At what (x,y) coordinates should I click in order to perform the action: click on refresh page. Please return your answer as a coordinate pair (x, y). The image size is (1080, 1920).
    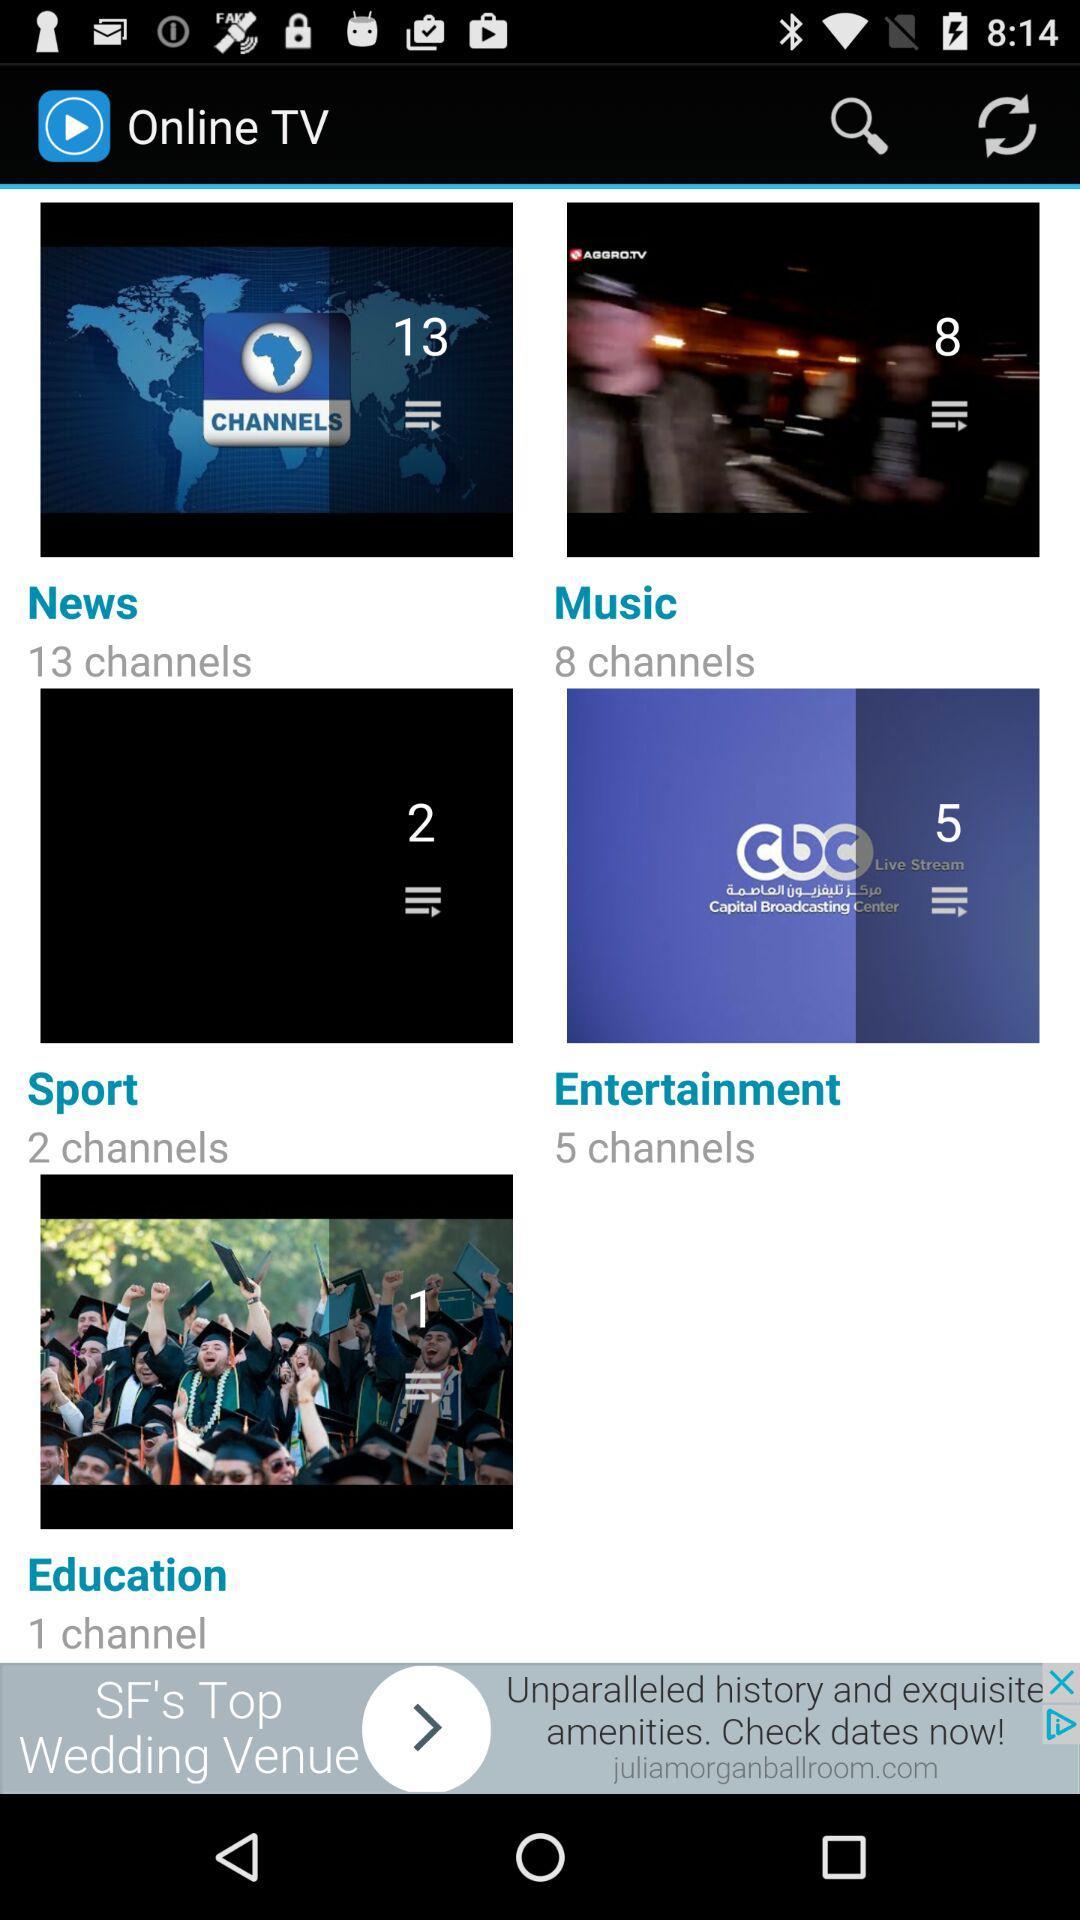
    Looking at the image, I should click on (1006, 124).